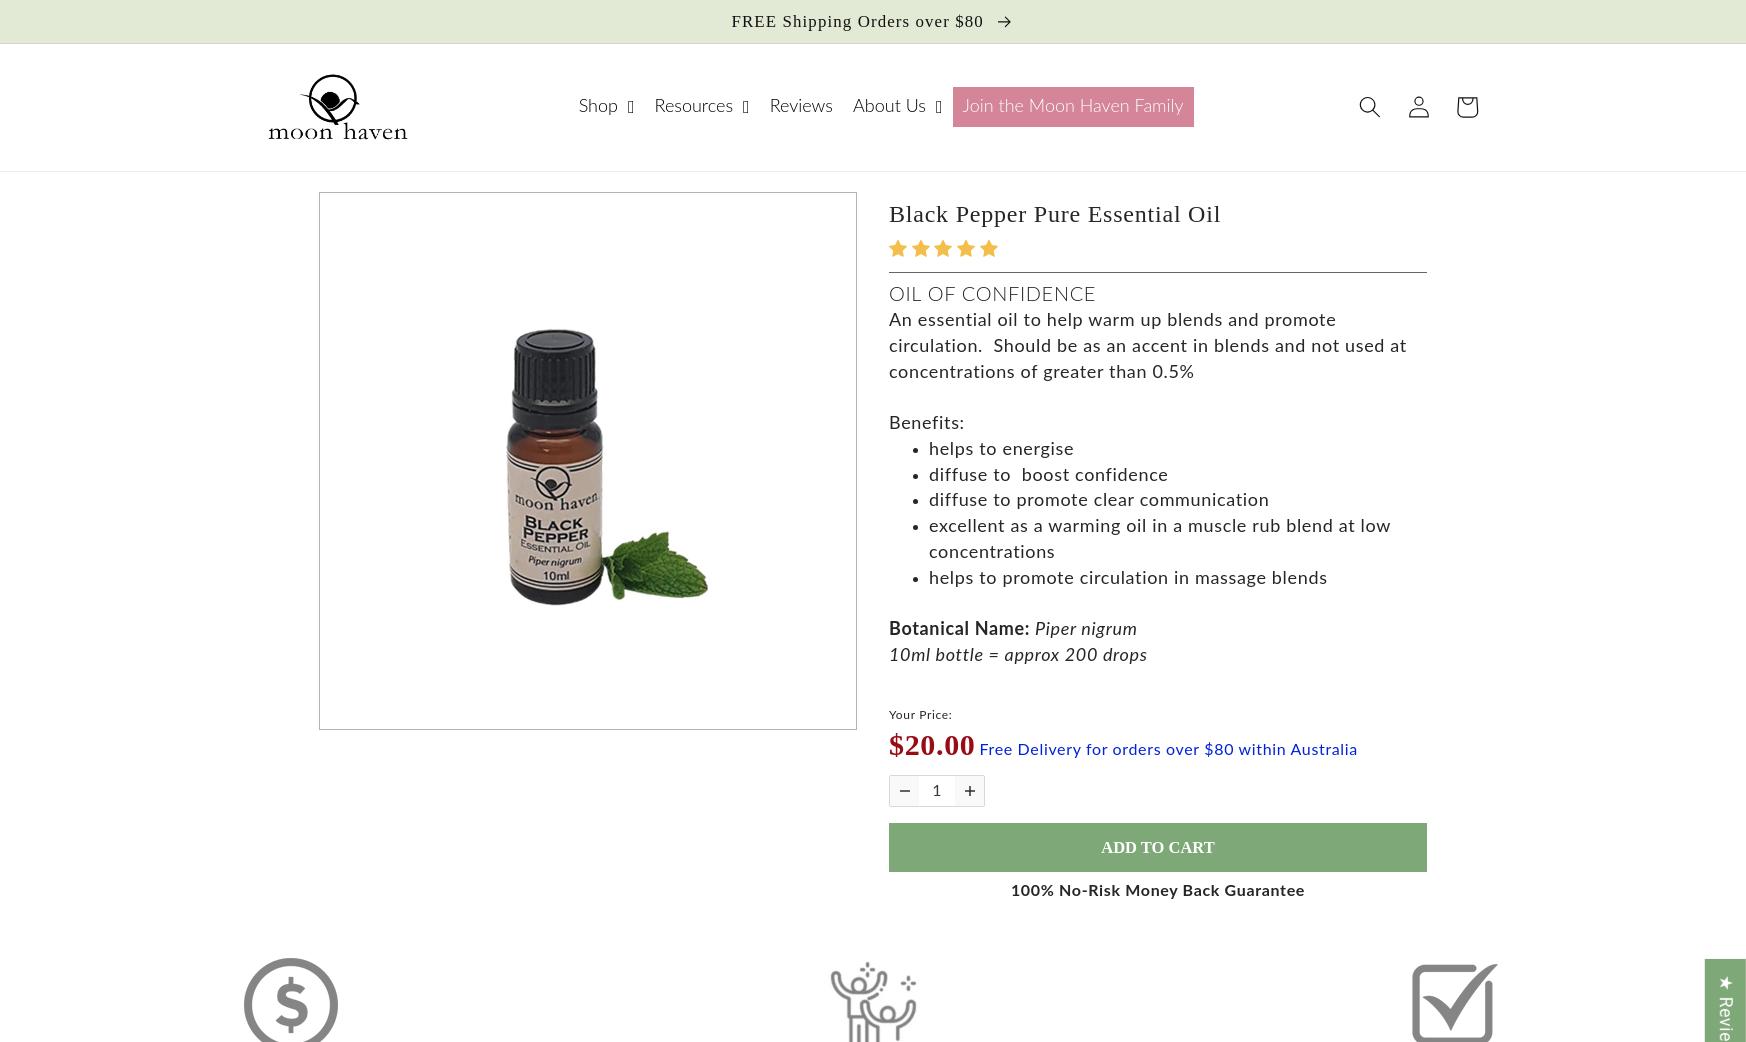 The width and height of the screenshot is (1746, 1042). Describe the element at coordinates (876, 281) in the screenshot. I see `'Meet The Team'` at that location.